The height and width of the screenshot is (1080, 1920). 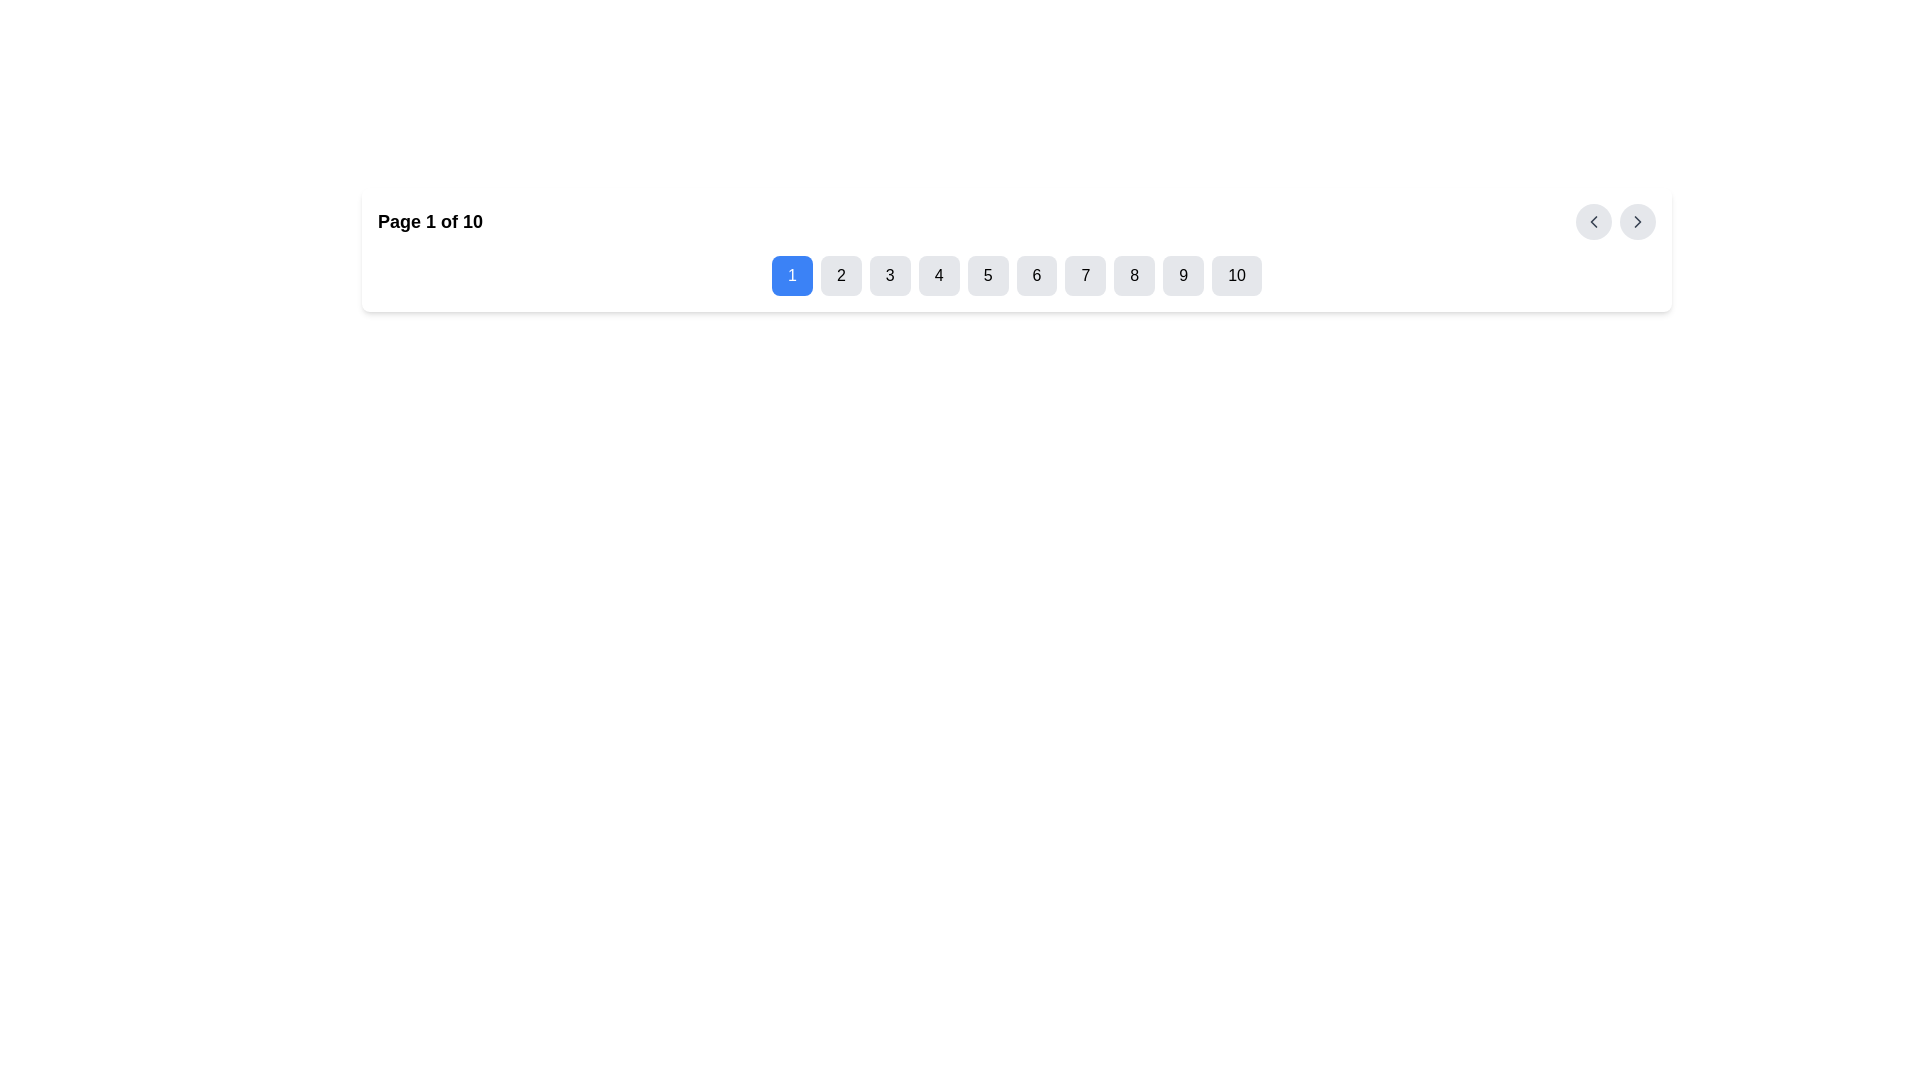 I want to click on the first button in the pagination control located at the top-center of the interface, so click(x=791, y=276).